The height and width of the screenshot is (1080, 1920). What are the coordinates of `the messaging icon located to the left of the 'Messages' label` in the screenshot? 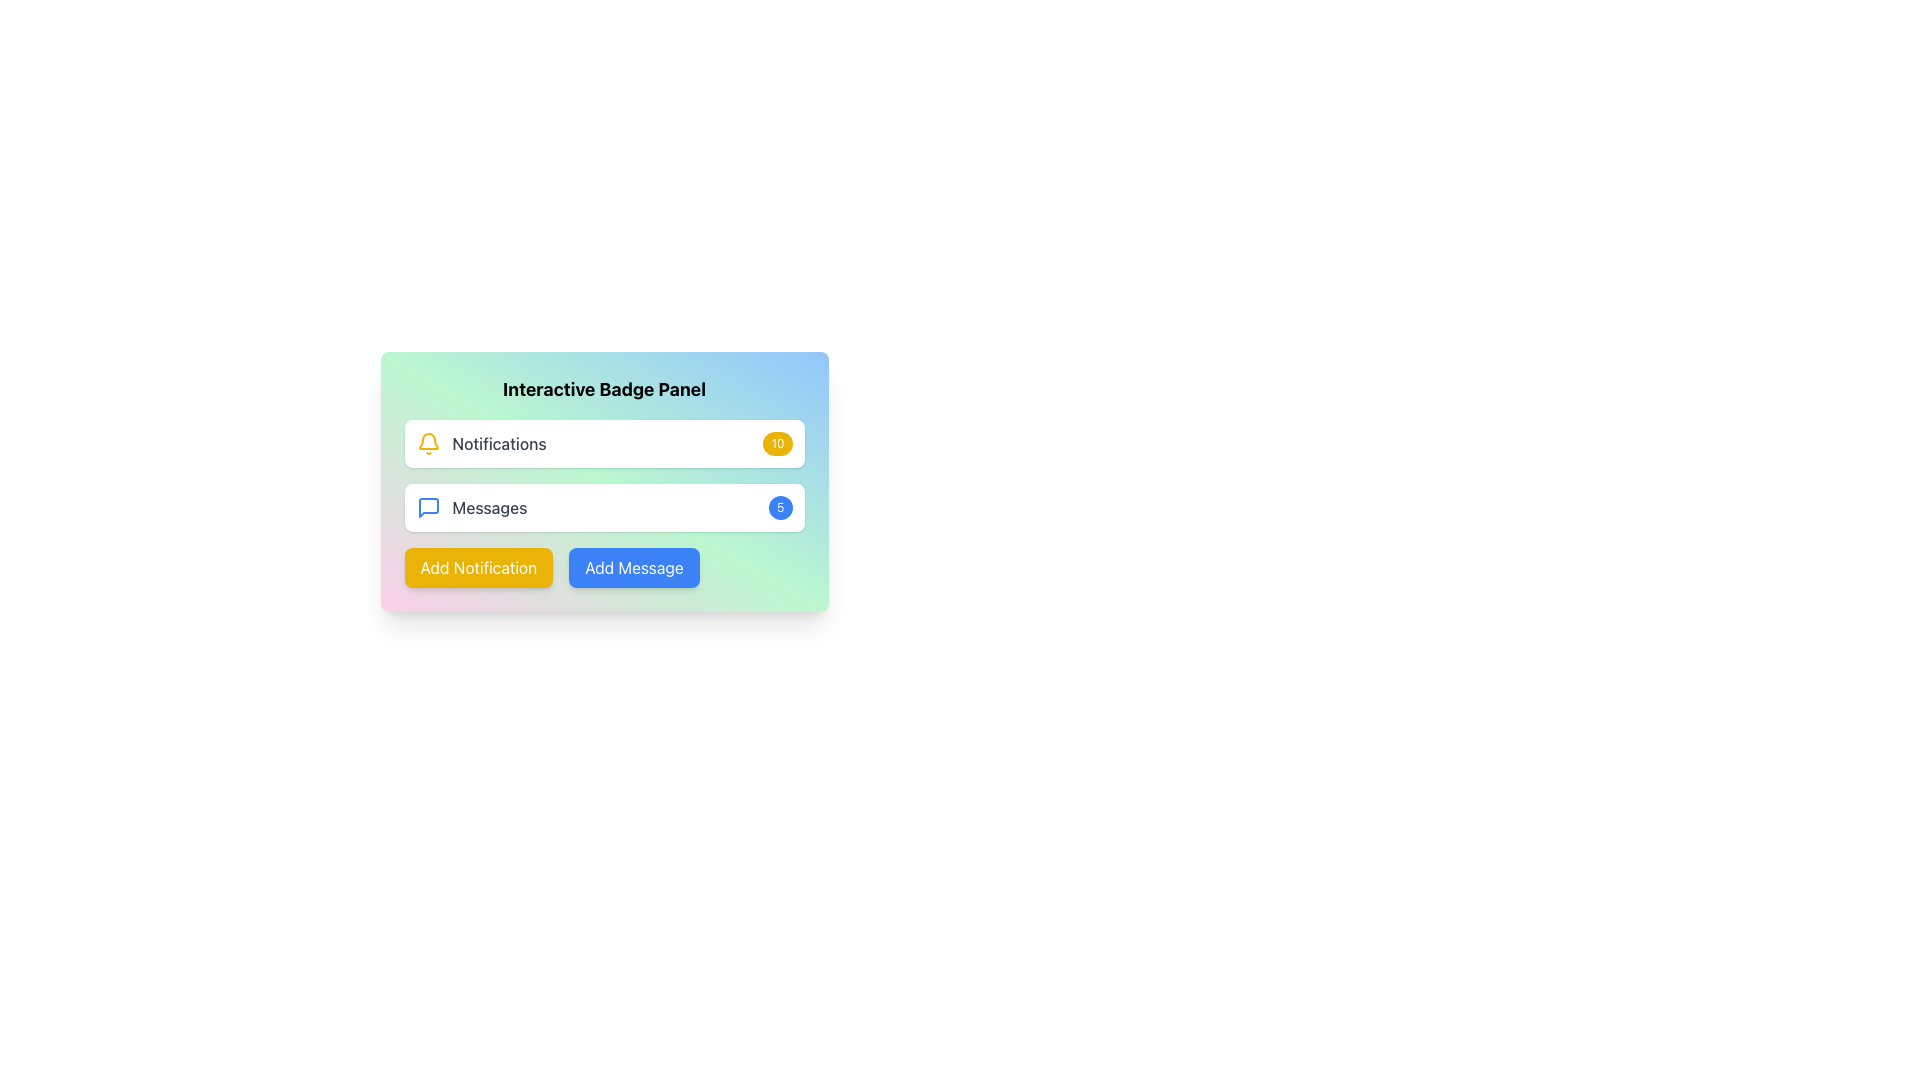 It's located at (427, 507).